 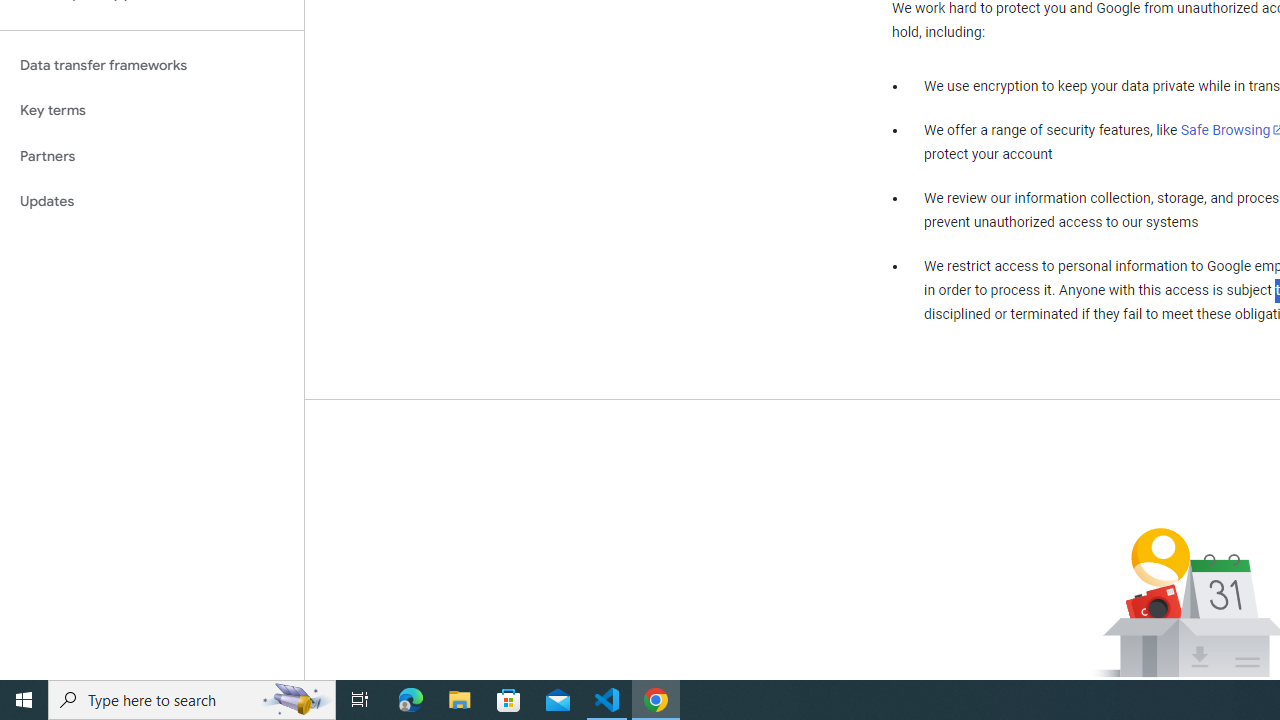 What do you see at coordinates (151, 110) in the screenshot?
I see `'Key terms'` at bounding box center [151, 110].